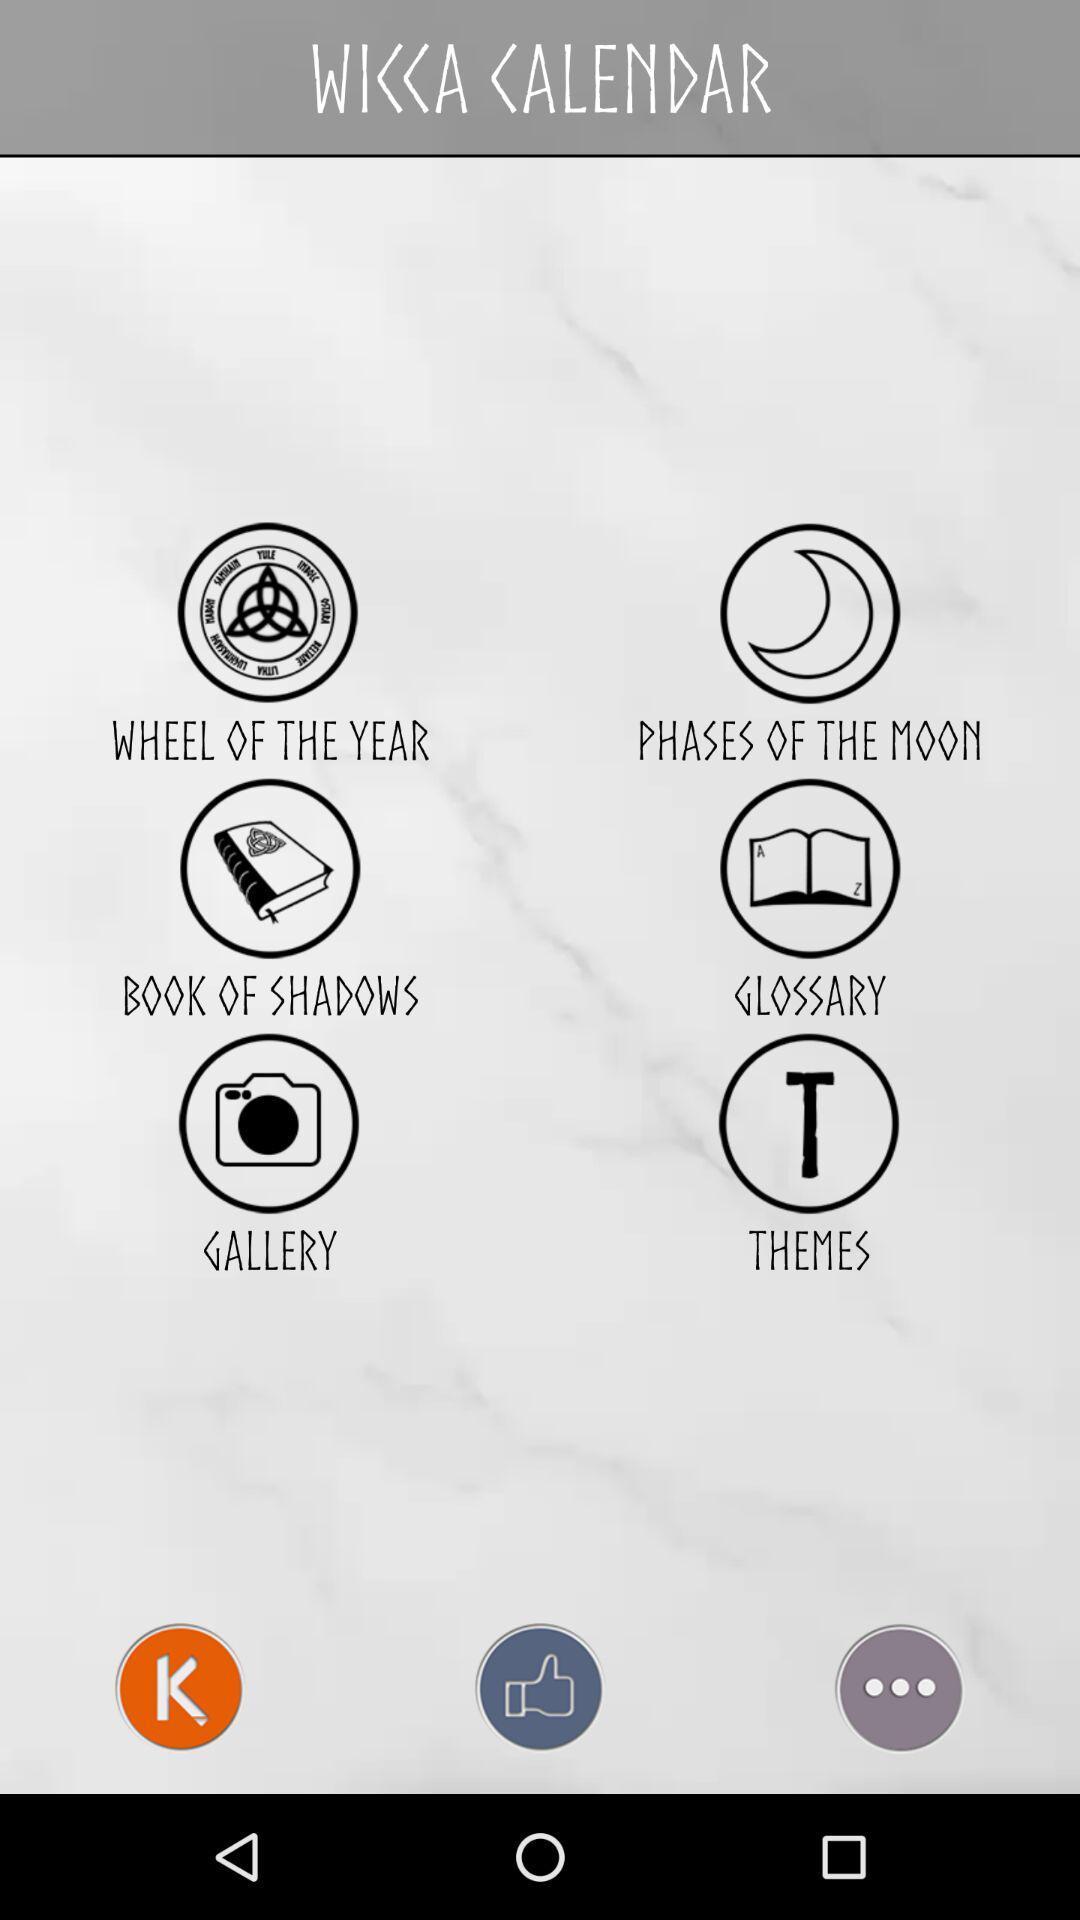  I want to click on the icon to the right of wheel of the icon, so click(808, 868).